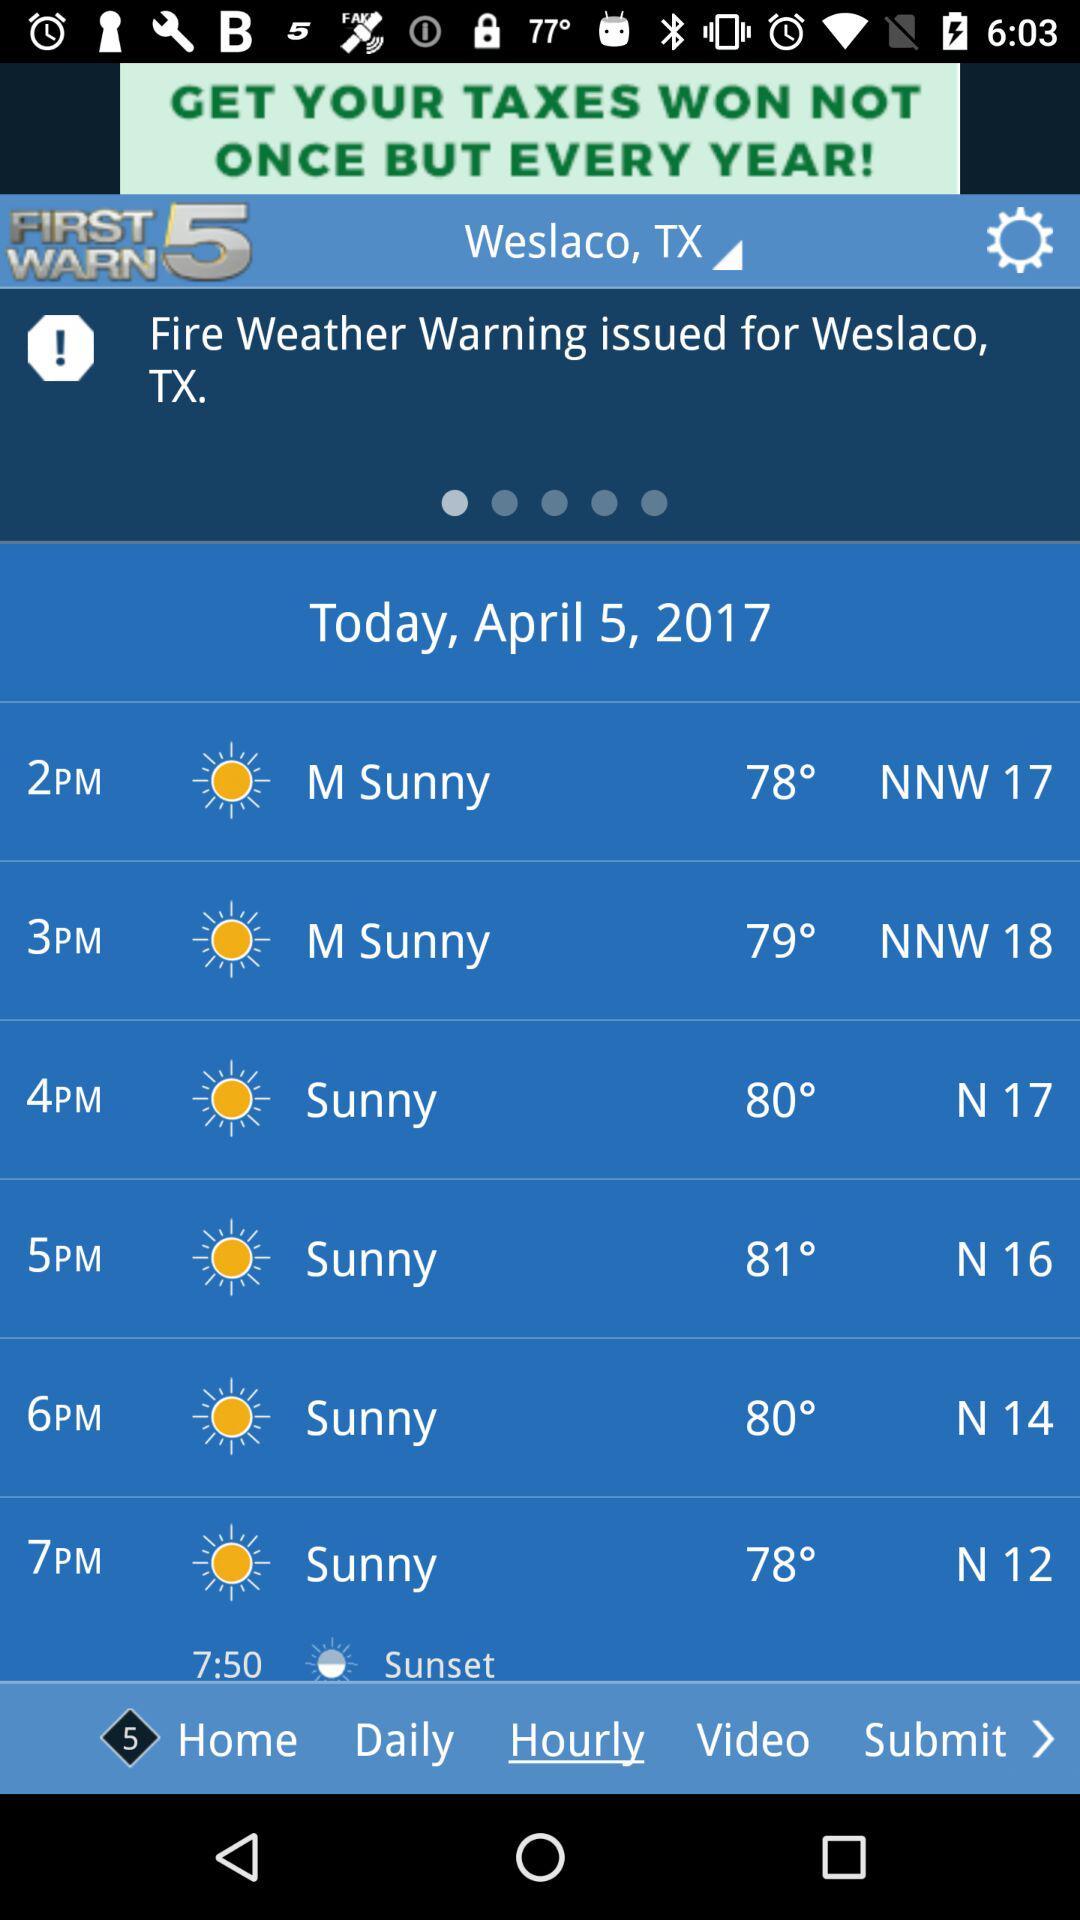 This screenshot has height=1920, width=1080. Describe the element at coordinates (1042, 1737) in the screenshot. I see `the arrow_forward icon` at that location.